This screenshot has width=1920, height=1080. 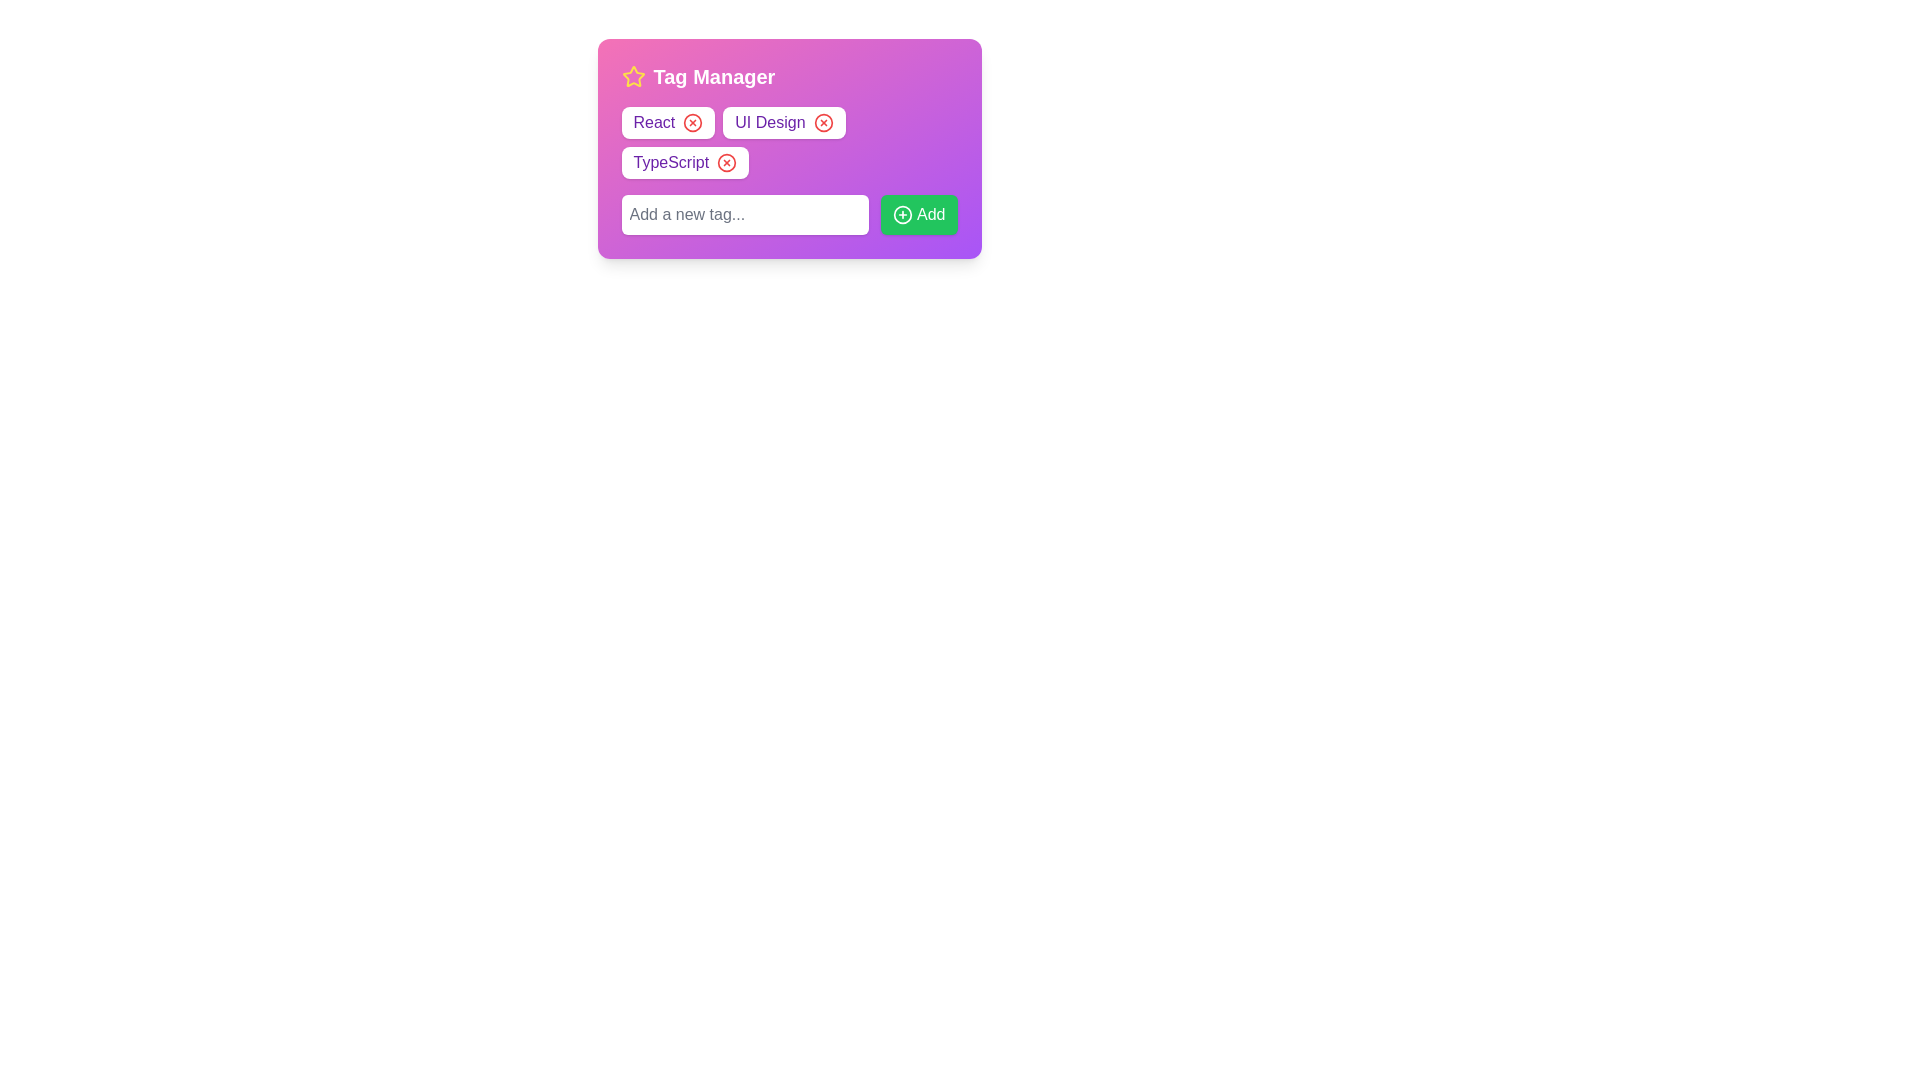 I want to click on the decorative star-shaped icon located to the left of the 'Tag Manager' header, so click(x=632, y=75).